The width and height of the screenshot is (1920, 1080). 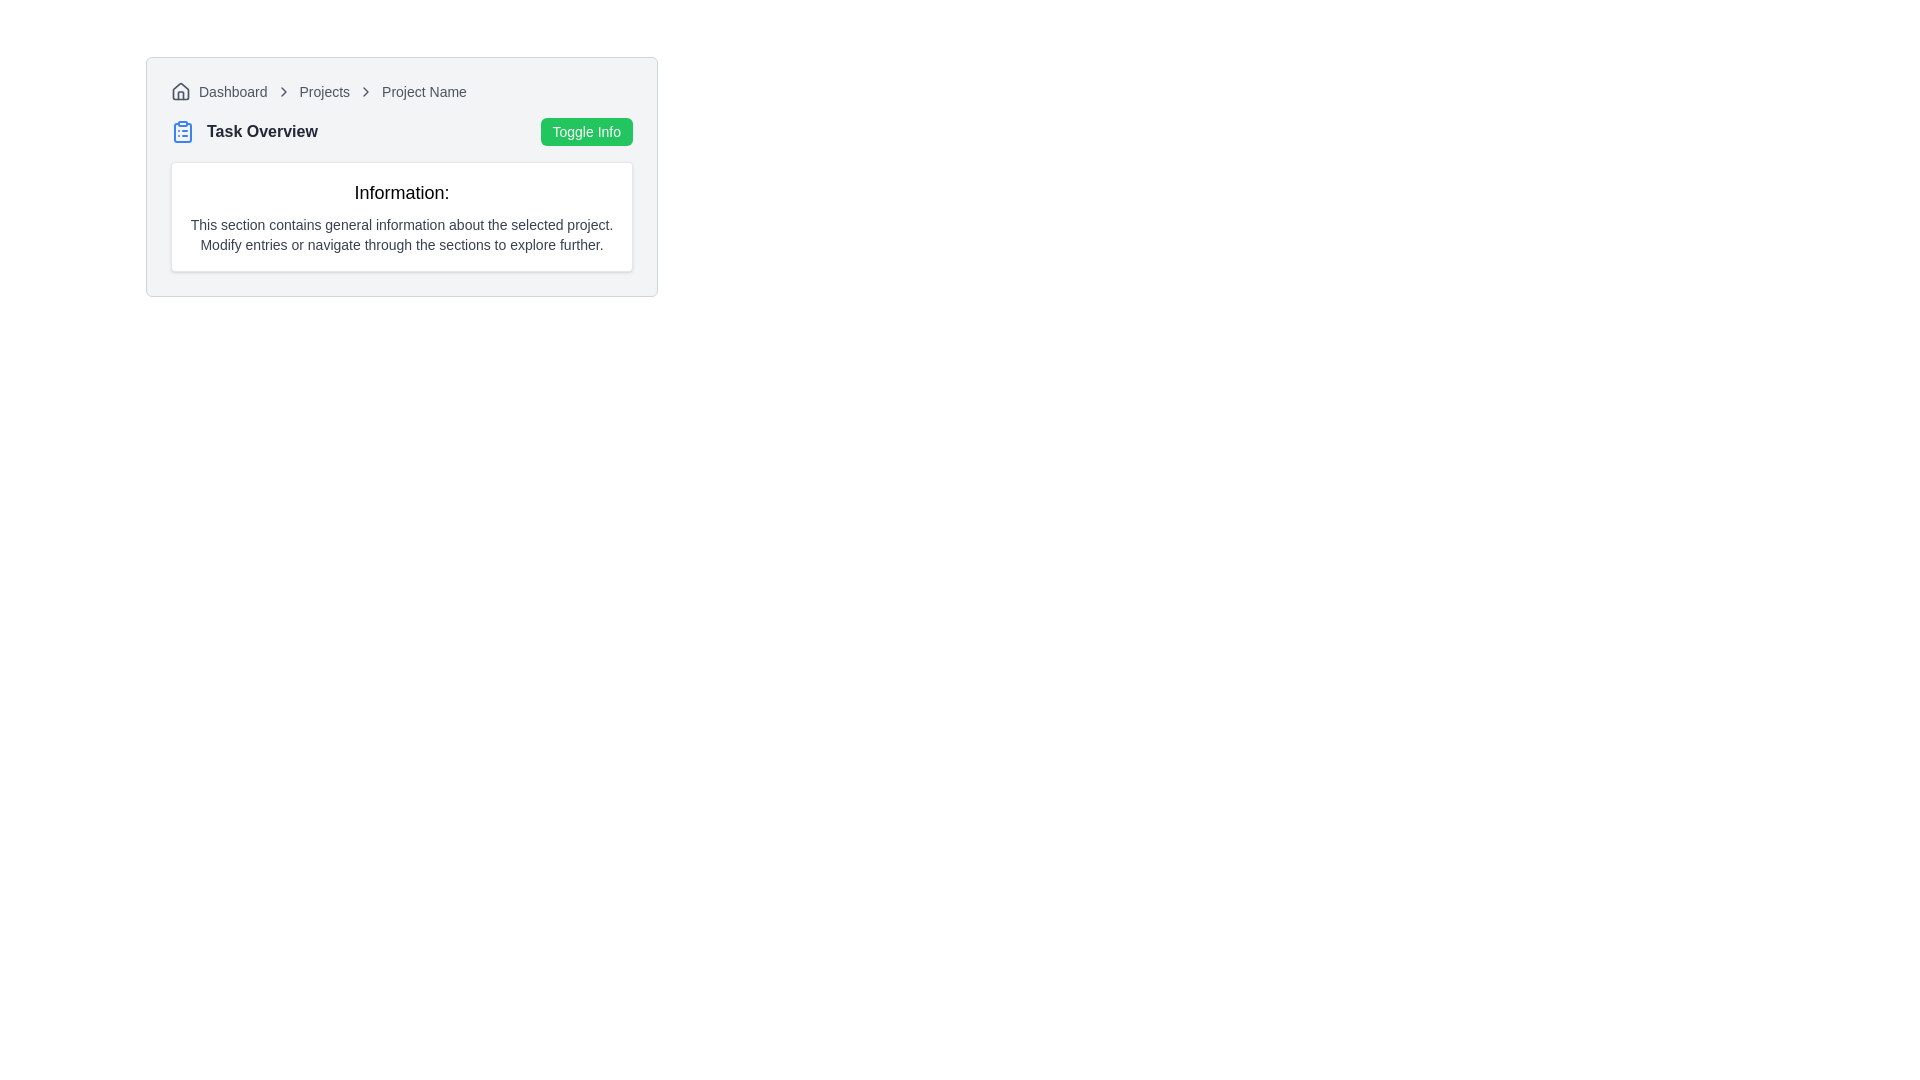 What do you see at coordinates (182, 131) in the screenshot?
I see `the blue clipboard icon, which features a simplistic design and is positioned to the left of the 'Task Overview' heading` at bounding box center [182, 131].